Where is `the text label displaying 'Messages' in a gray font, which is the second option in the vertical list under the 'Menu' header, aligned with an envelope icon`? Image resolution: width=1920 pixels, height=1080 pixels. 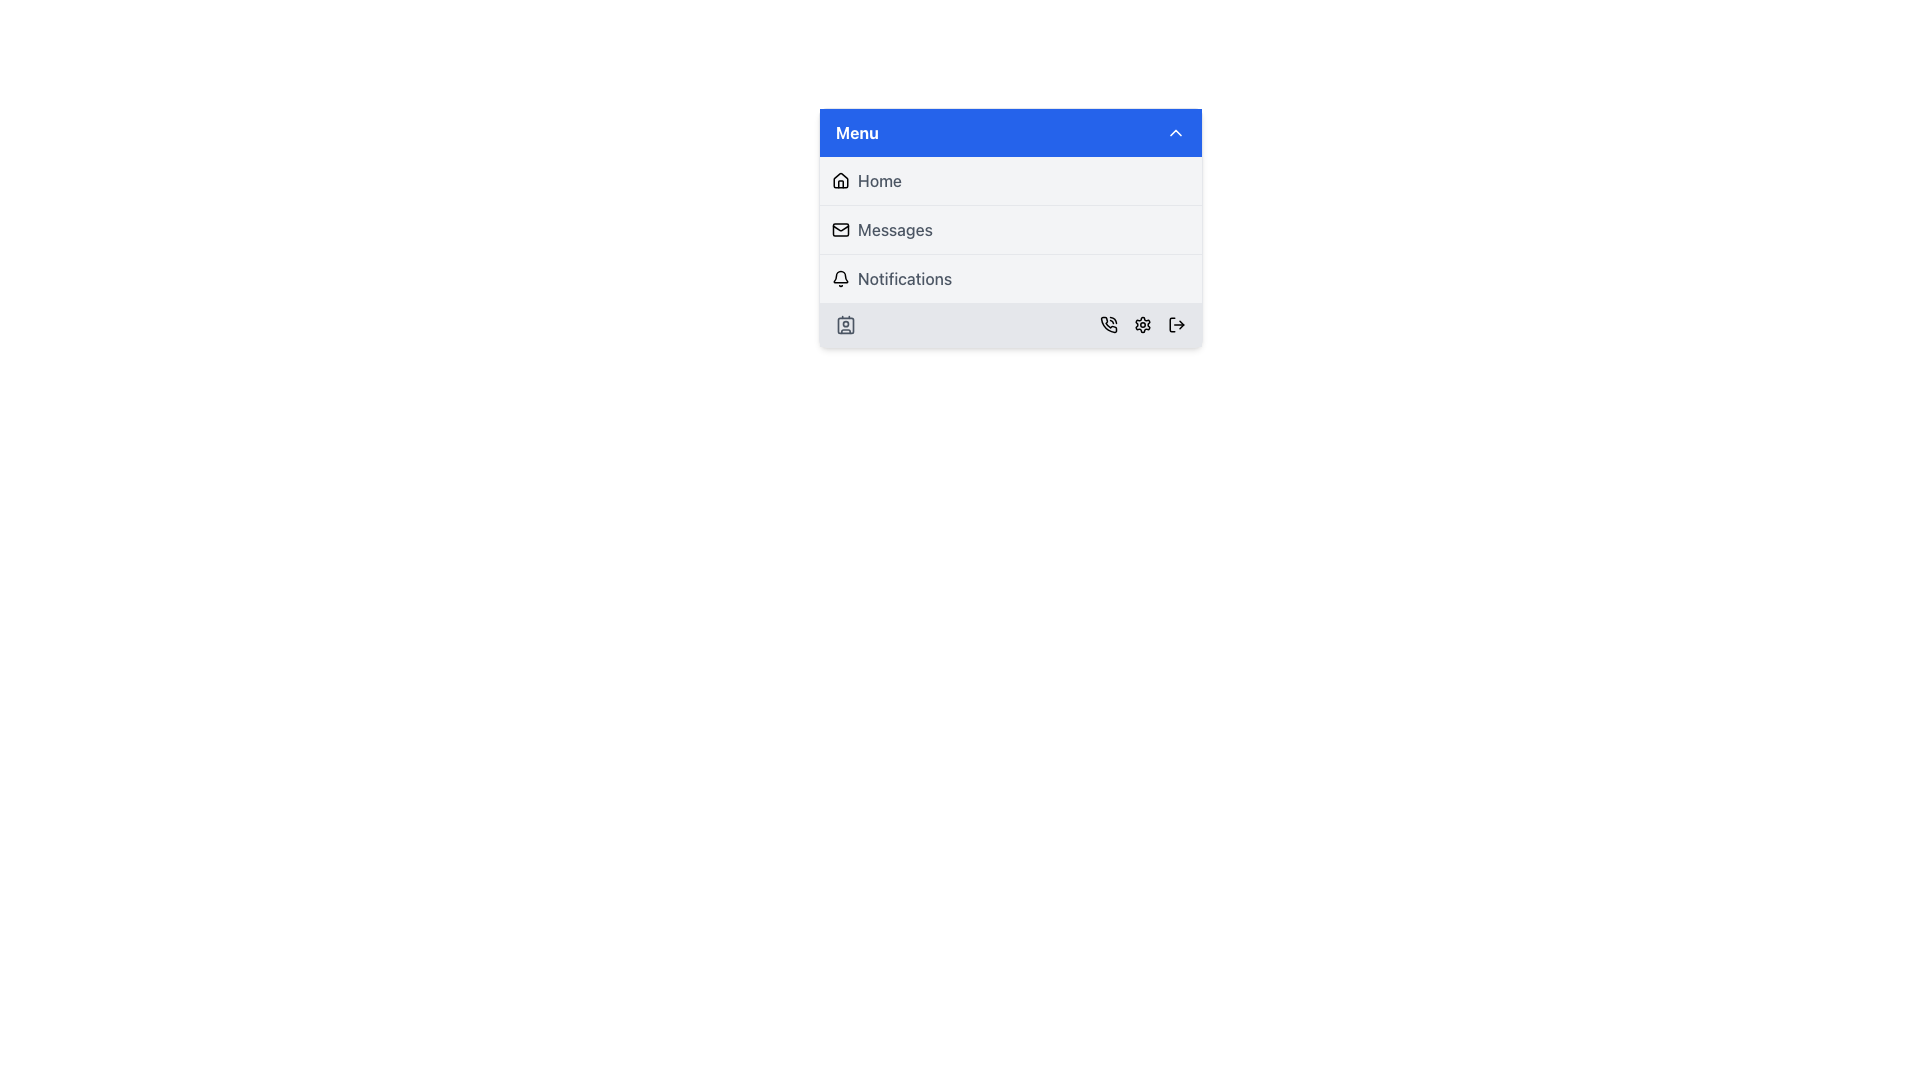
the text label displaying 'Messages' in a gray font, which is the second option in the vertical list under the 'Menu' header, aligned with an envelope icon is located at coordinates (894, 229).